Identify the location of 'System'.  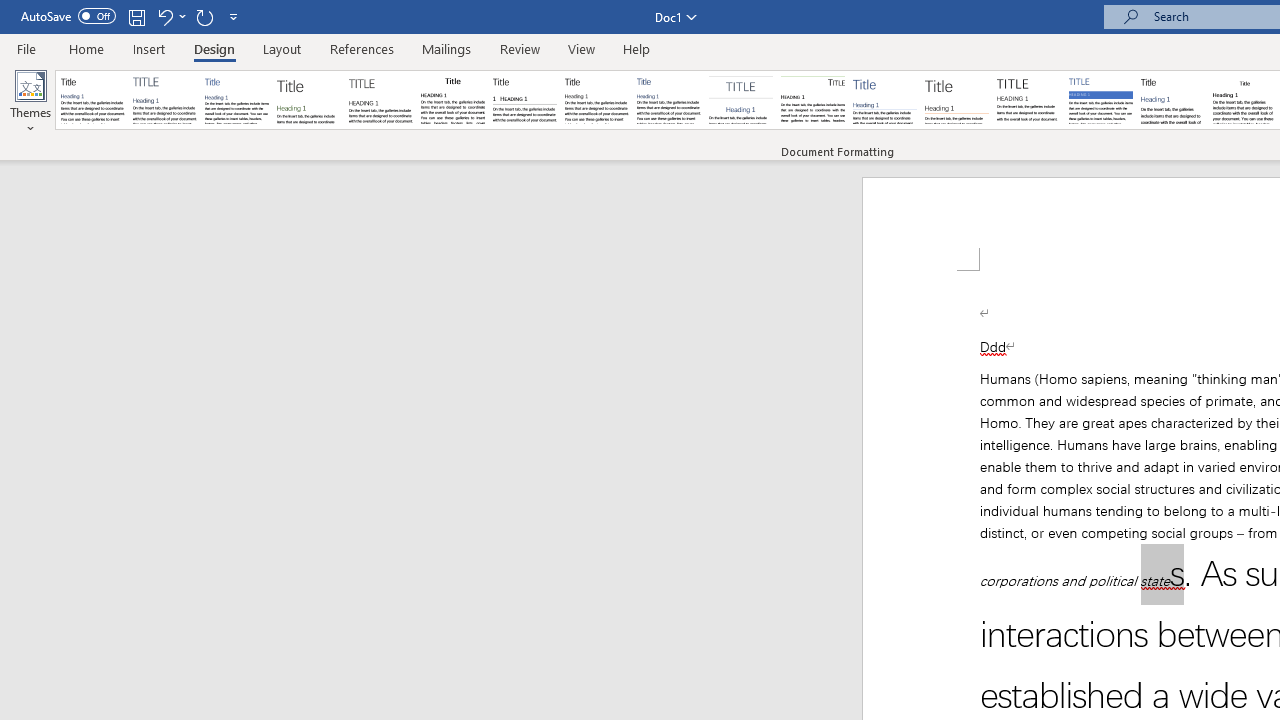
(10, 11).